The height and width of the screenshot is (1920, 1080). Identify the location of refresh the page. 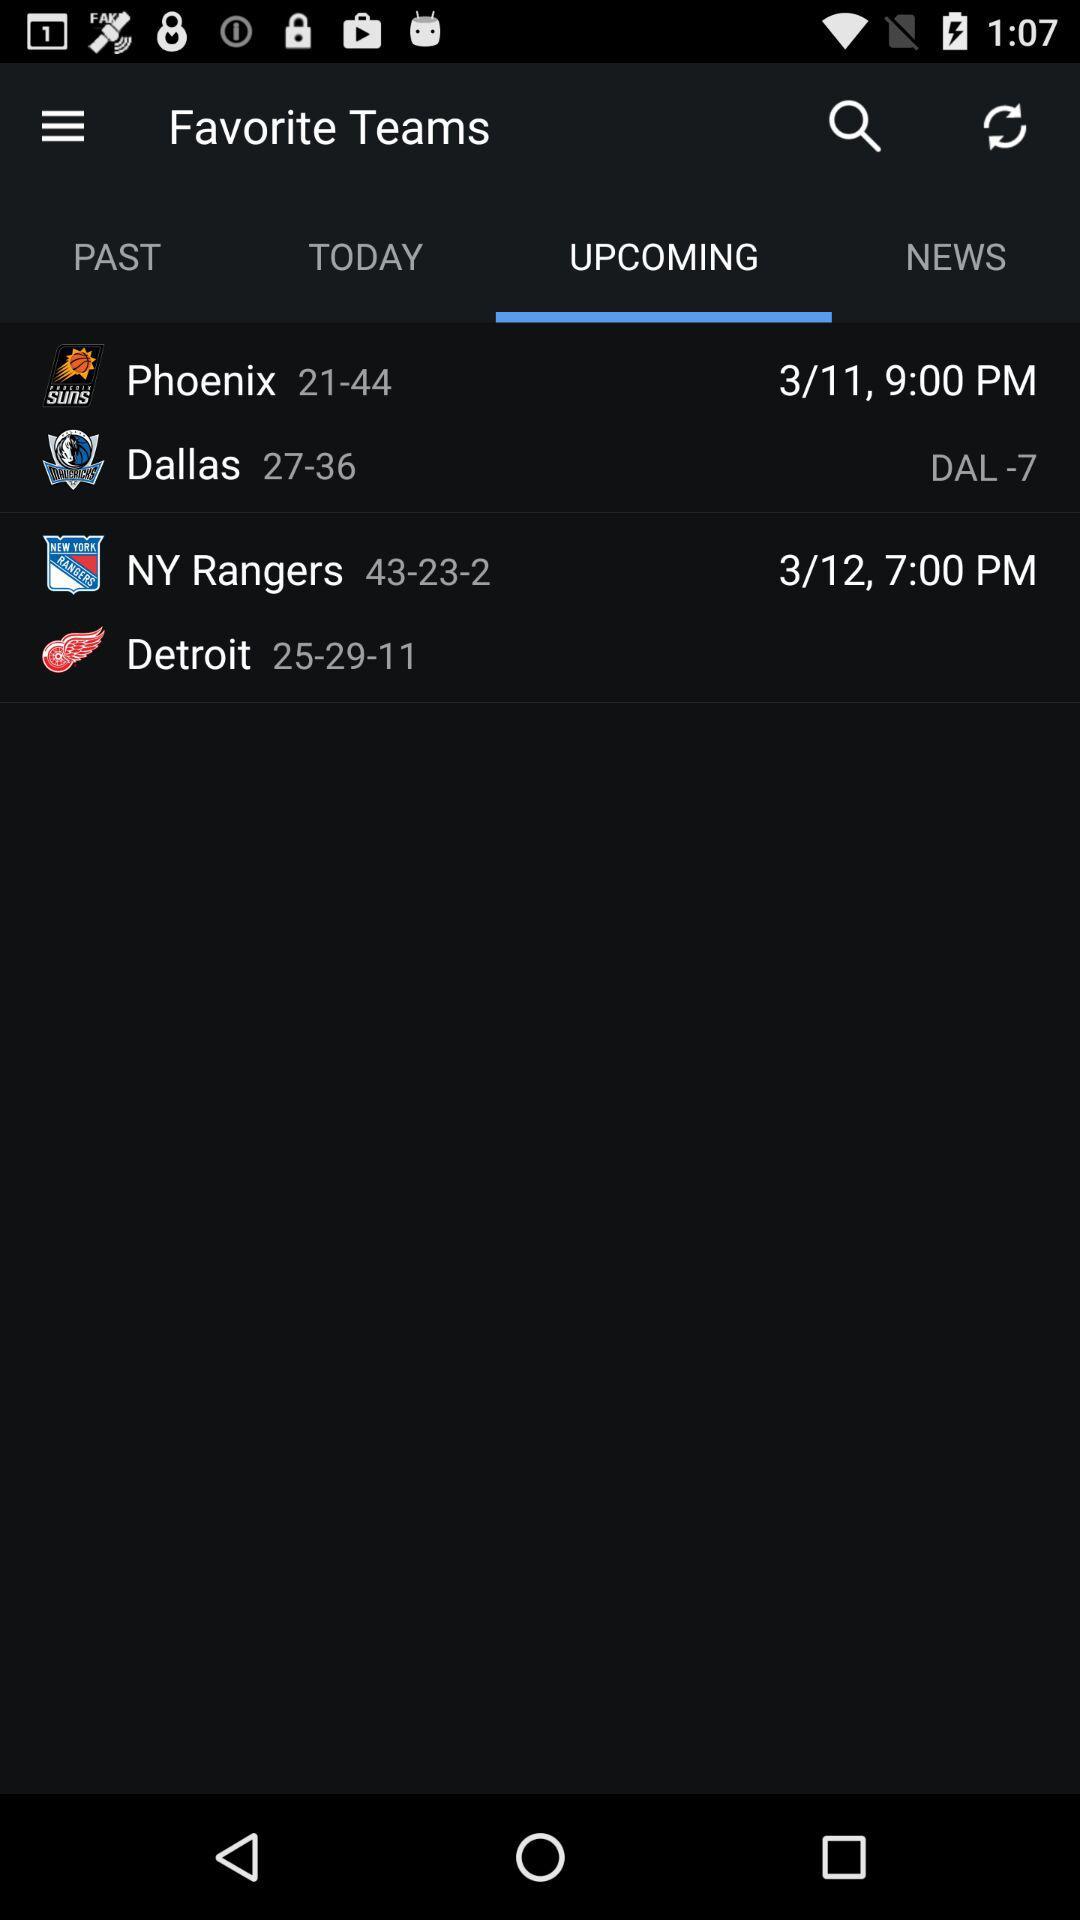
(1005, 124).